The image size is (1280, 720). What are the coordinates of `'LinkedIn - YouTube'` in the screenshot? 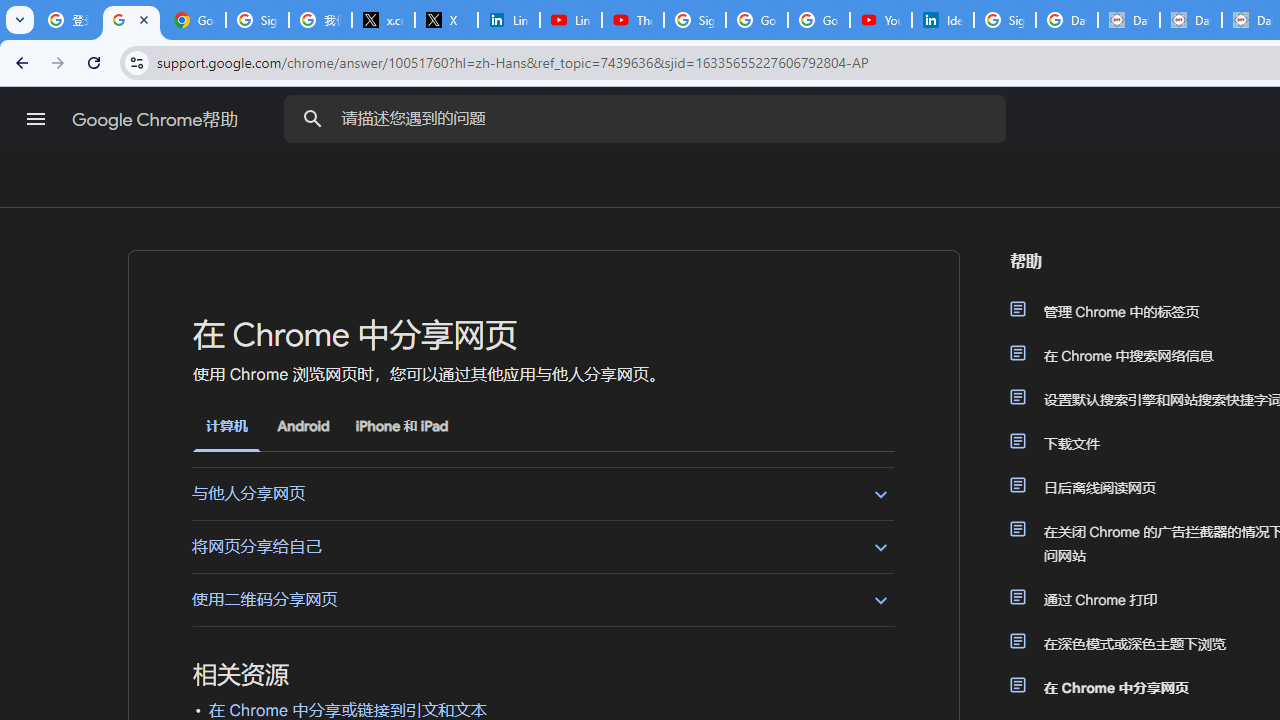 It's located at (569, 20).